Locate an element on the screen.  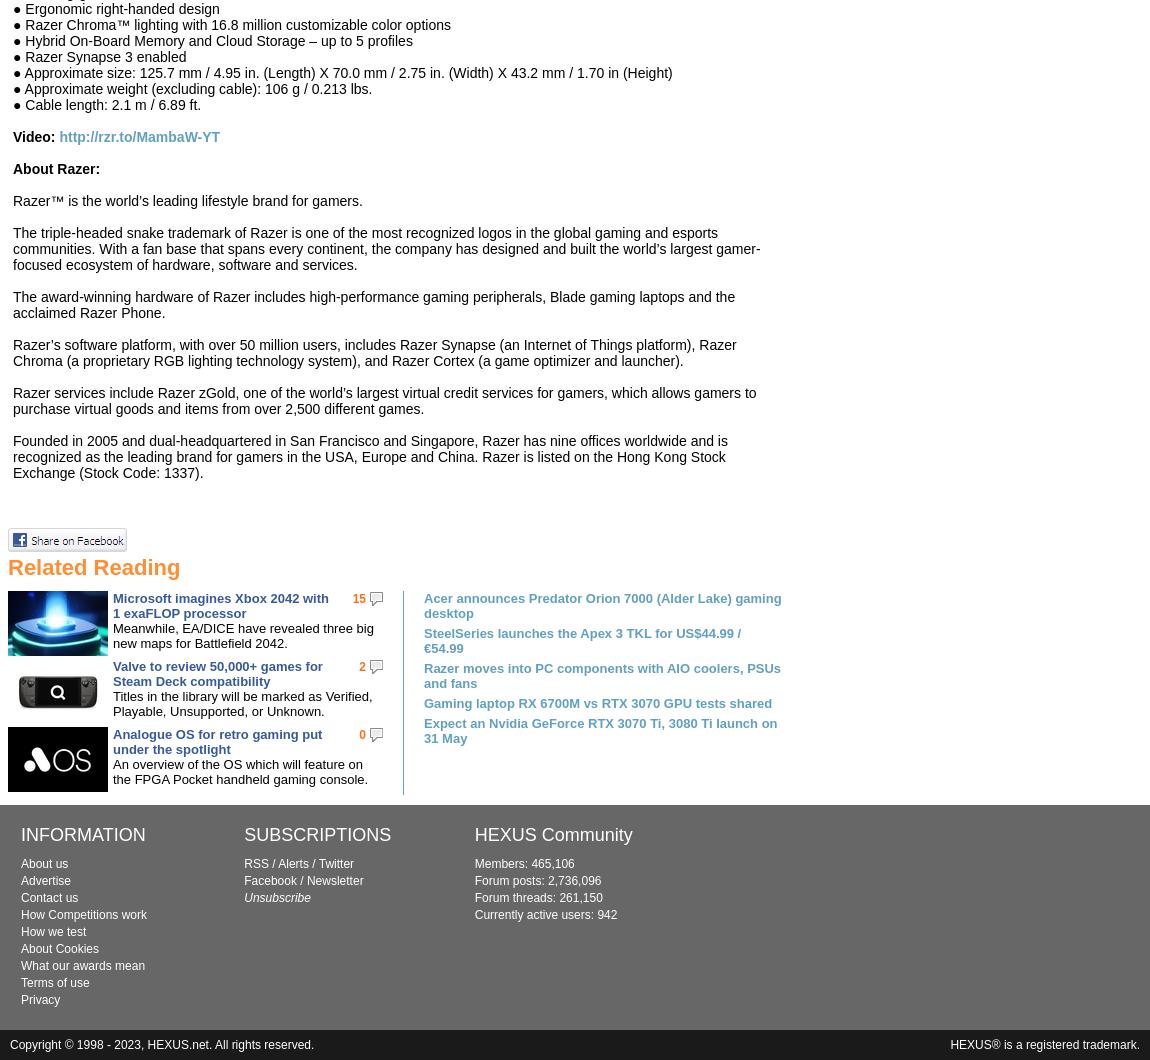
'Contact us' is located at coordinates (48, 898).